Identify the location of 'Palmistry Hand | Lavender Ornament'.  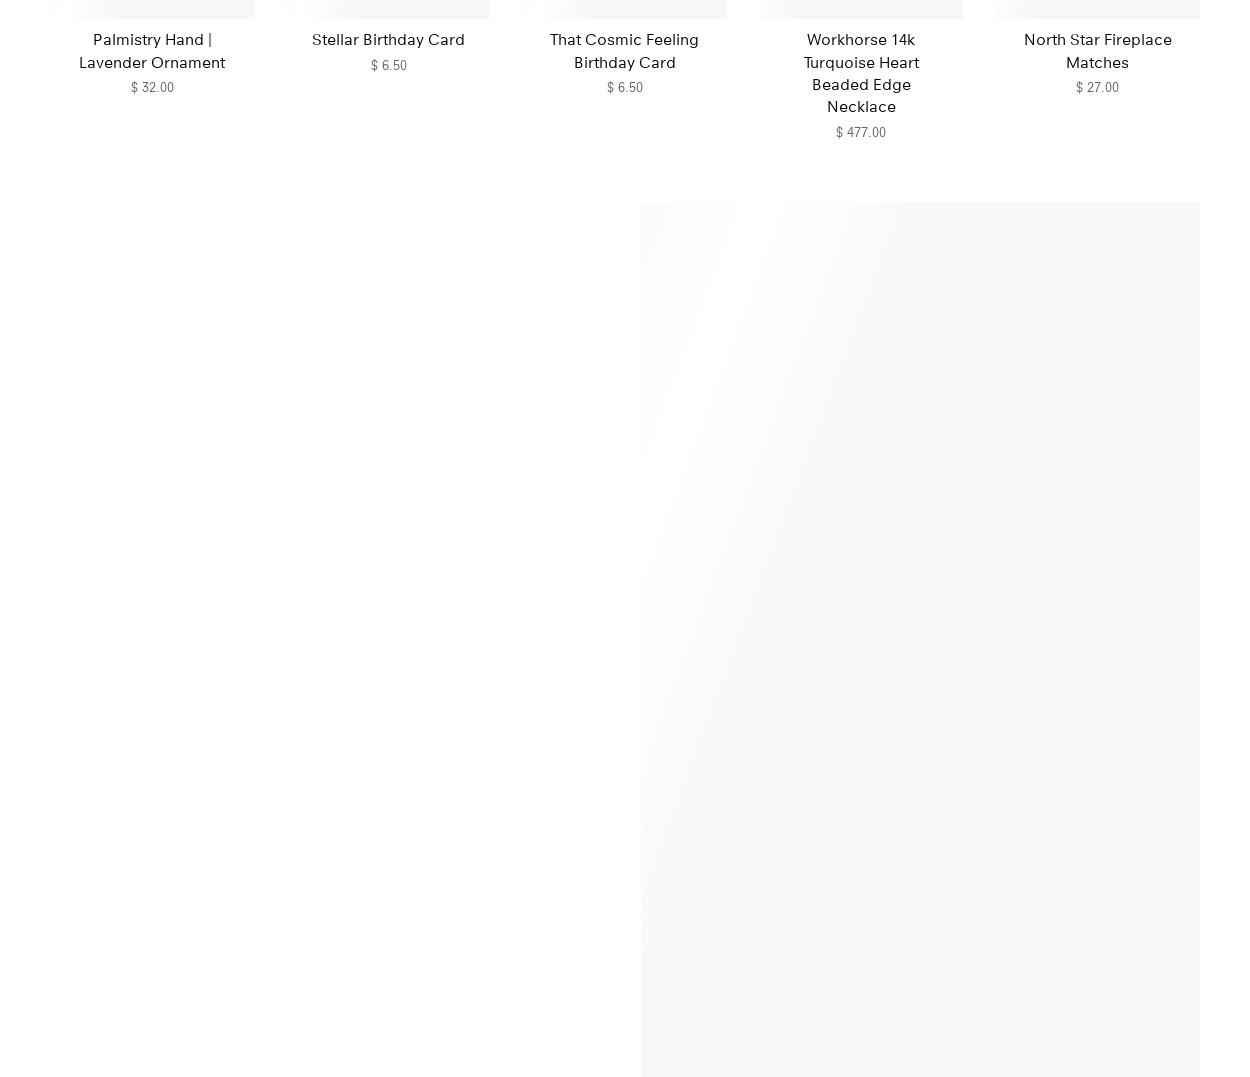
(152, 50).